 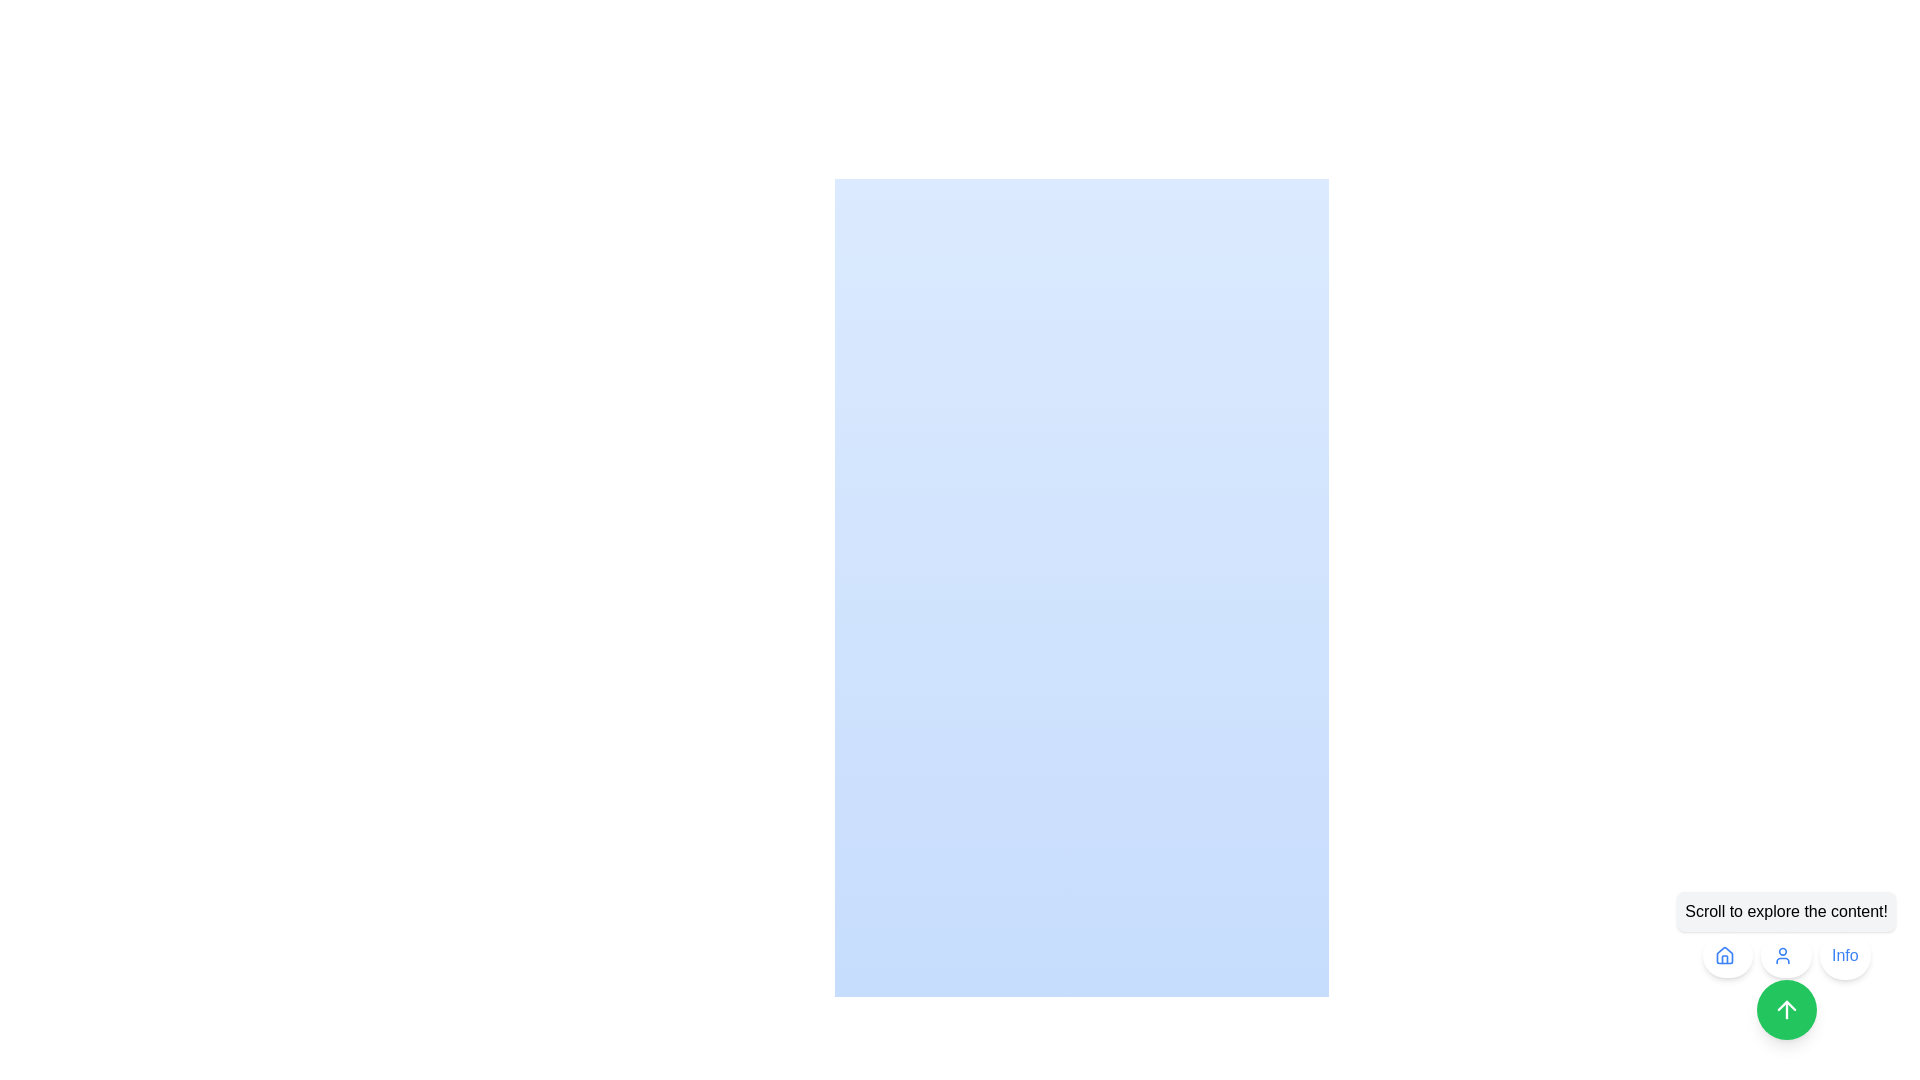 What do you see at coordinates (1723, 955) in the screenshot?
I see `the house-shaped icon button, styled in blue within a circular white button, located at the bottom-right corner of the interface` at bounding box center [1723, 955].